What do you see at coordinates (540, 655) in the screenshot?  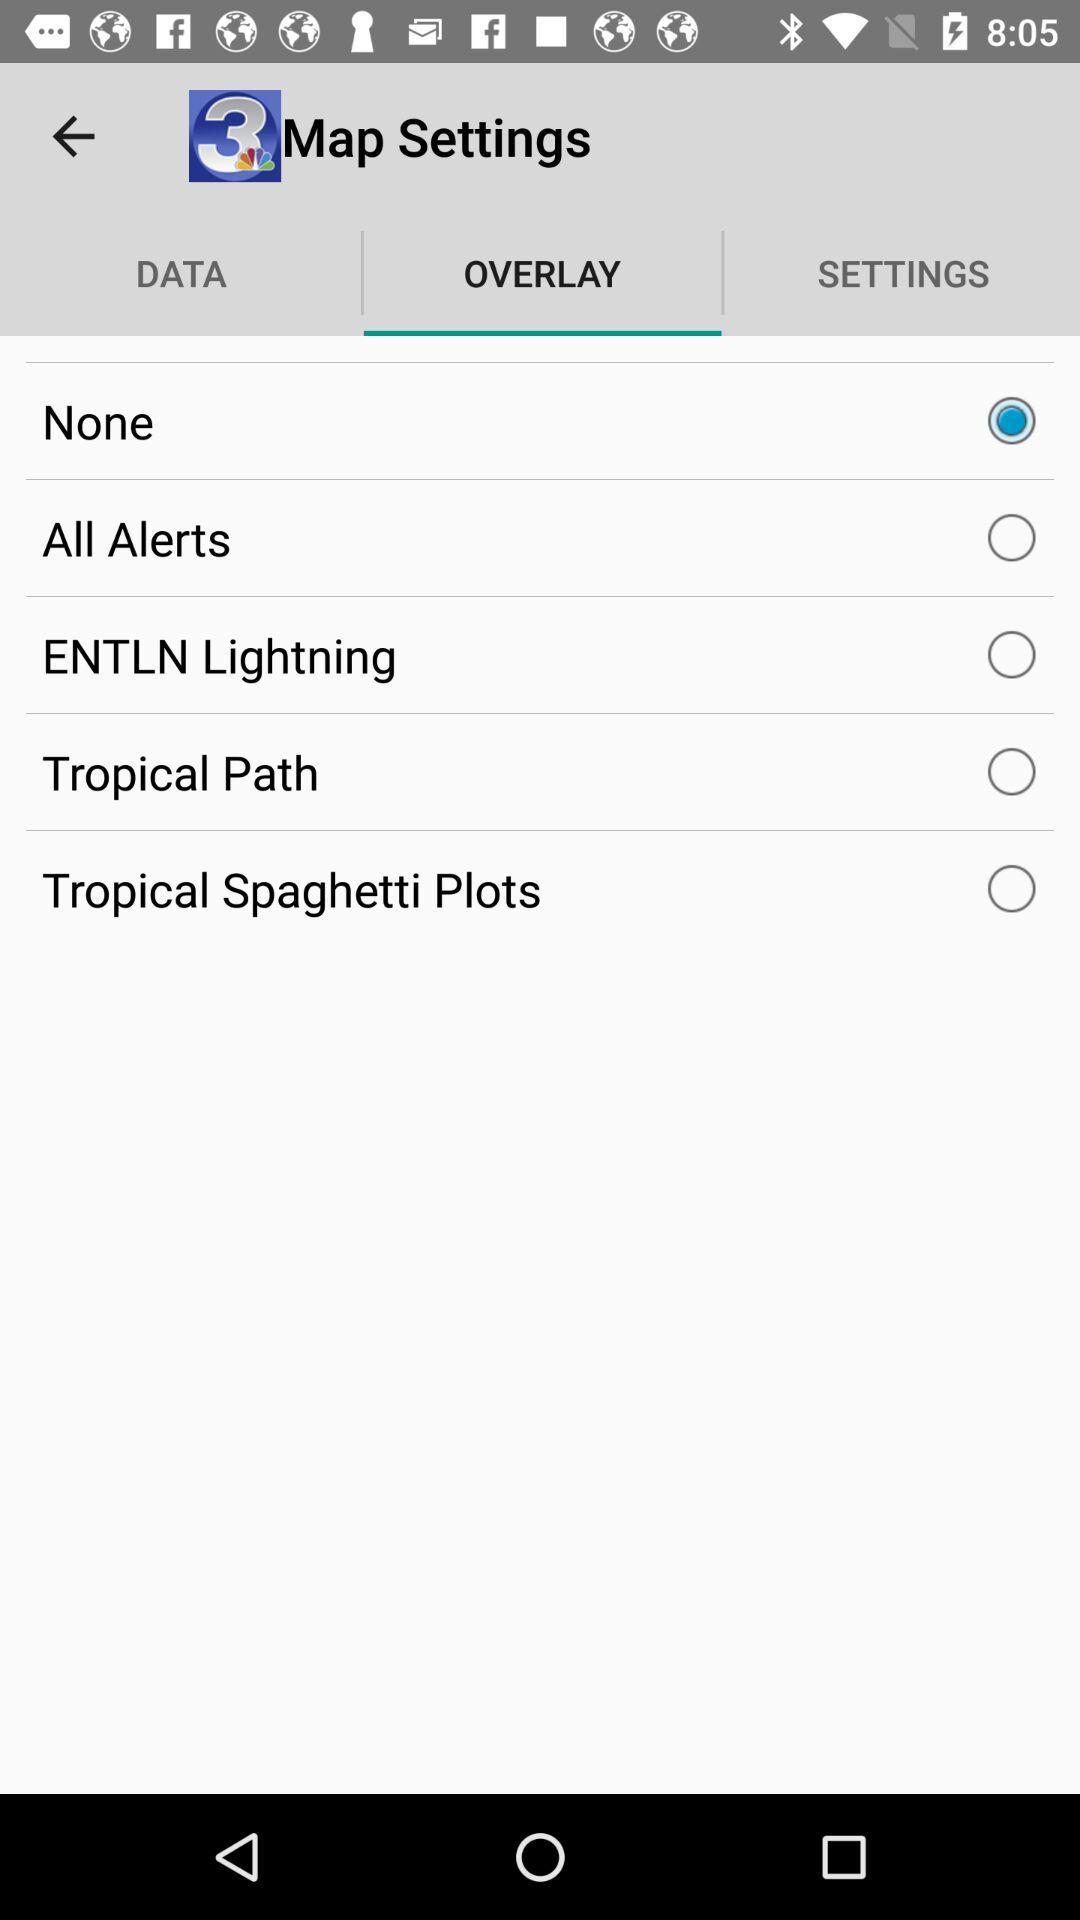 I see `entln lightning icon` at bounding box center [540, 655].